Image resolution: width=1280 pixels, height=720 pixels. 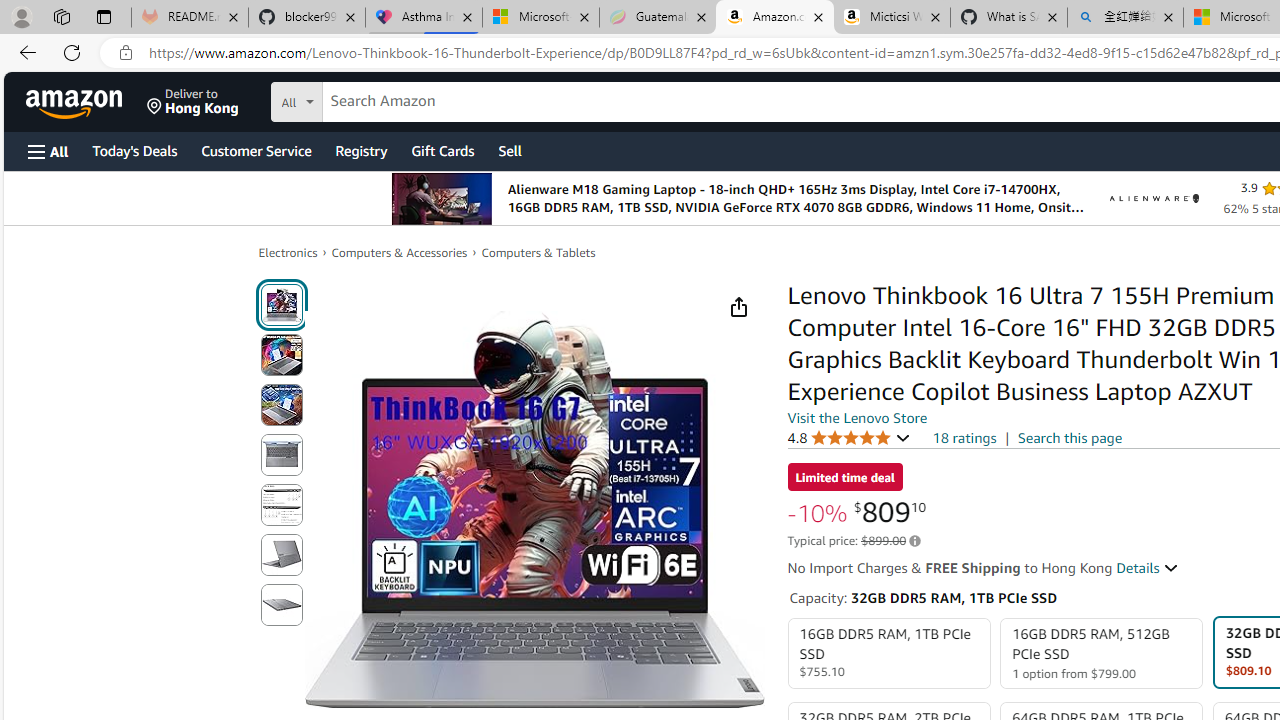 What do you see at coordinates (193, 101) in the screenshot?
I see `'Deliver to Hong Kong'` at bounding box center [193, 101].